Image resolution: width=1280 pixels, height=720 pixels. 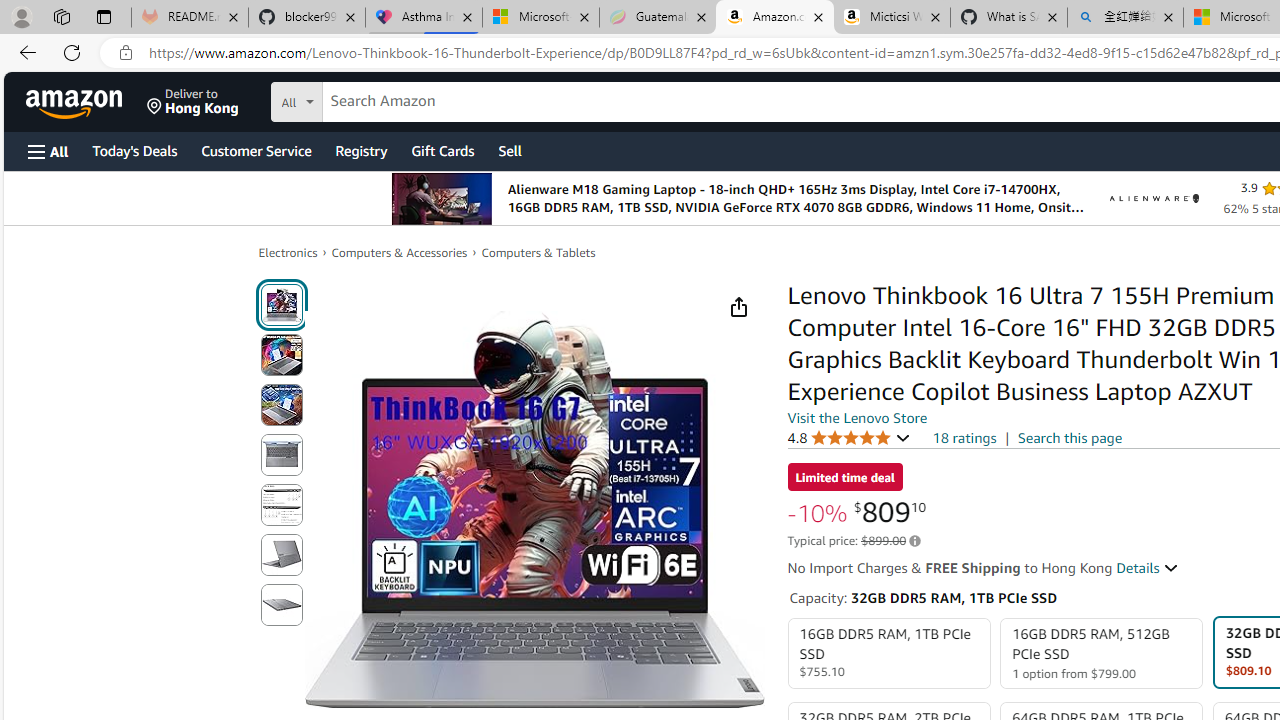 What do you see at coordinates (193, 101) in the screenshot?
I see `'Deliver to Hong Kong'` at bounding box center [193, 101].